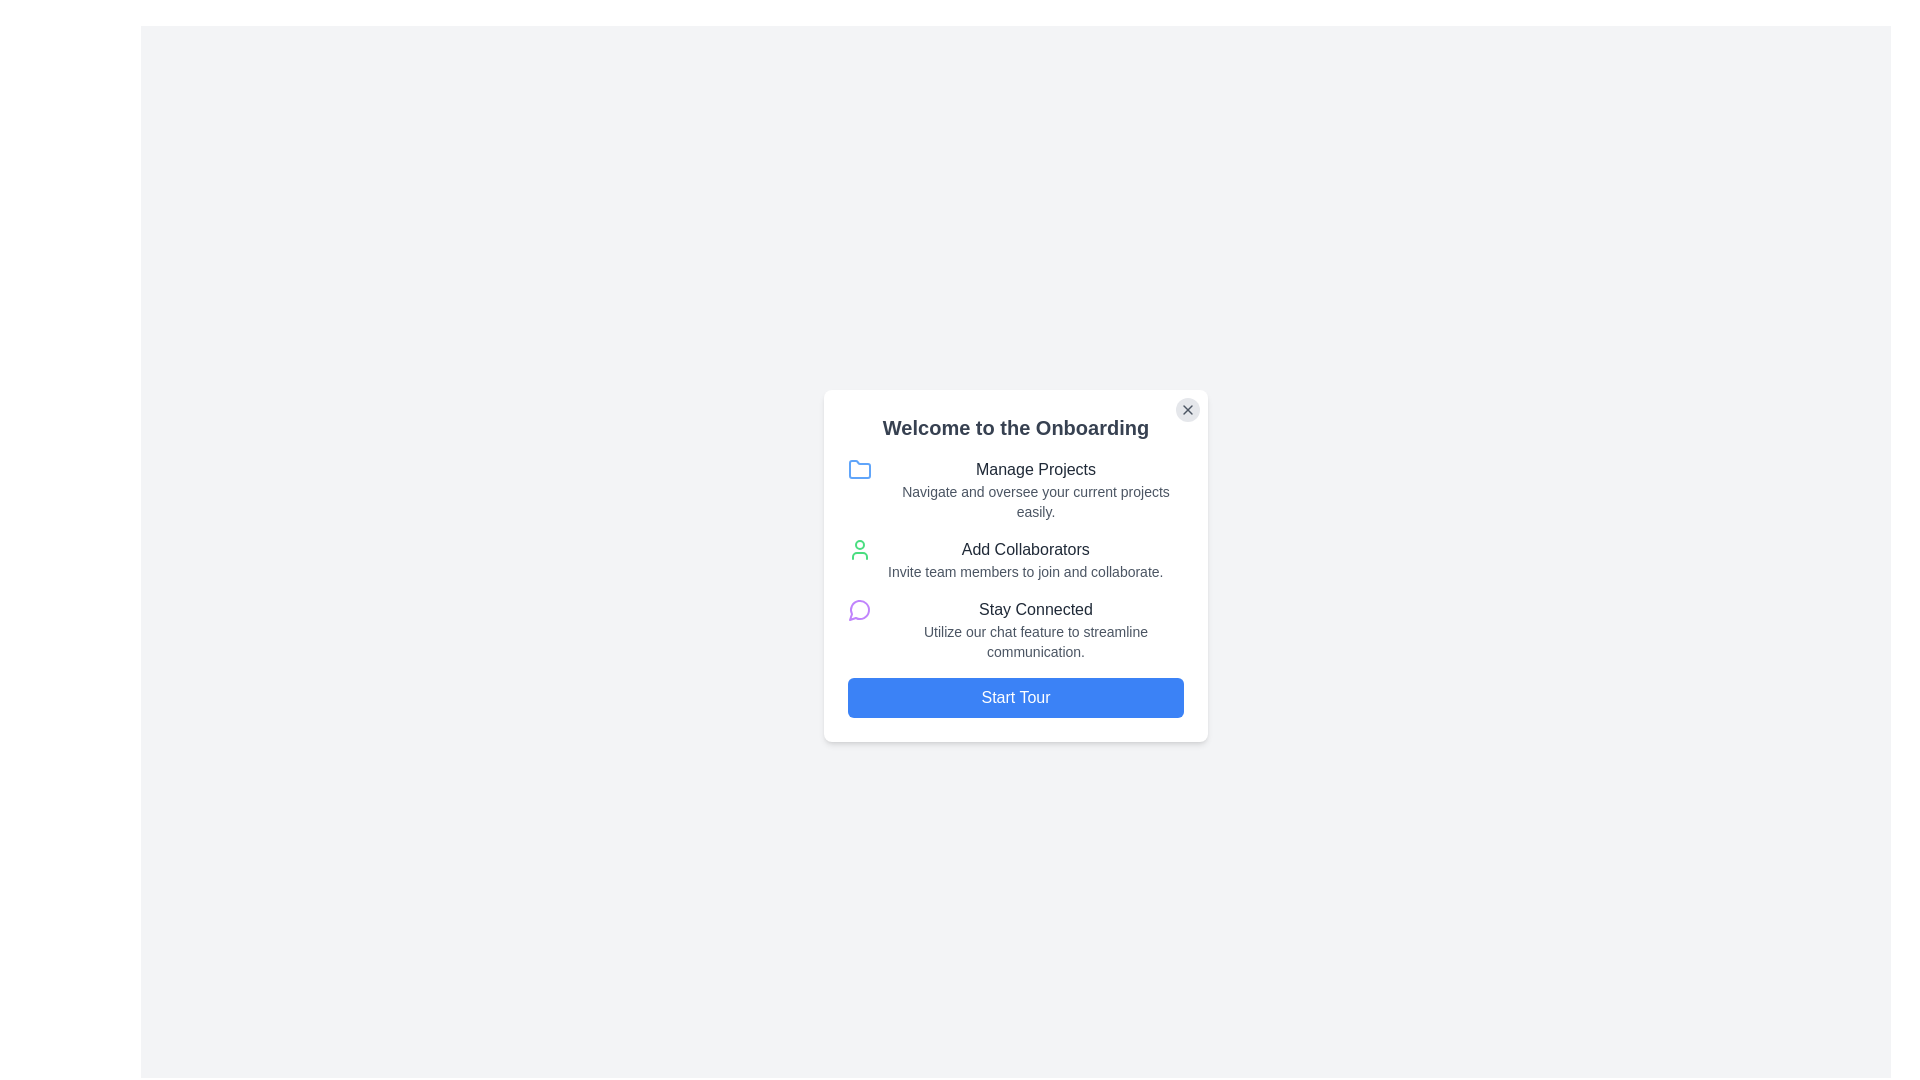  Describe the element at coordinates (1016, 628) in the screenshot. I see `the informational text block that guides users about the chat feature, which is the third item in the vertical list between 'Add Collaborators' and 'Start Tour'` at that location.